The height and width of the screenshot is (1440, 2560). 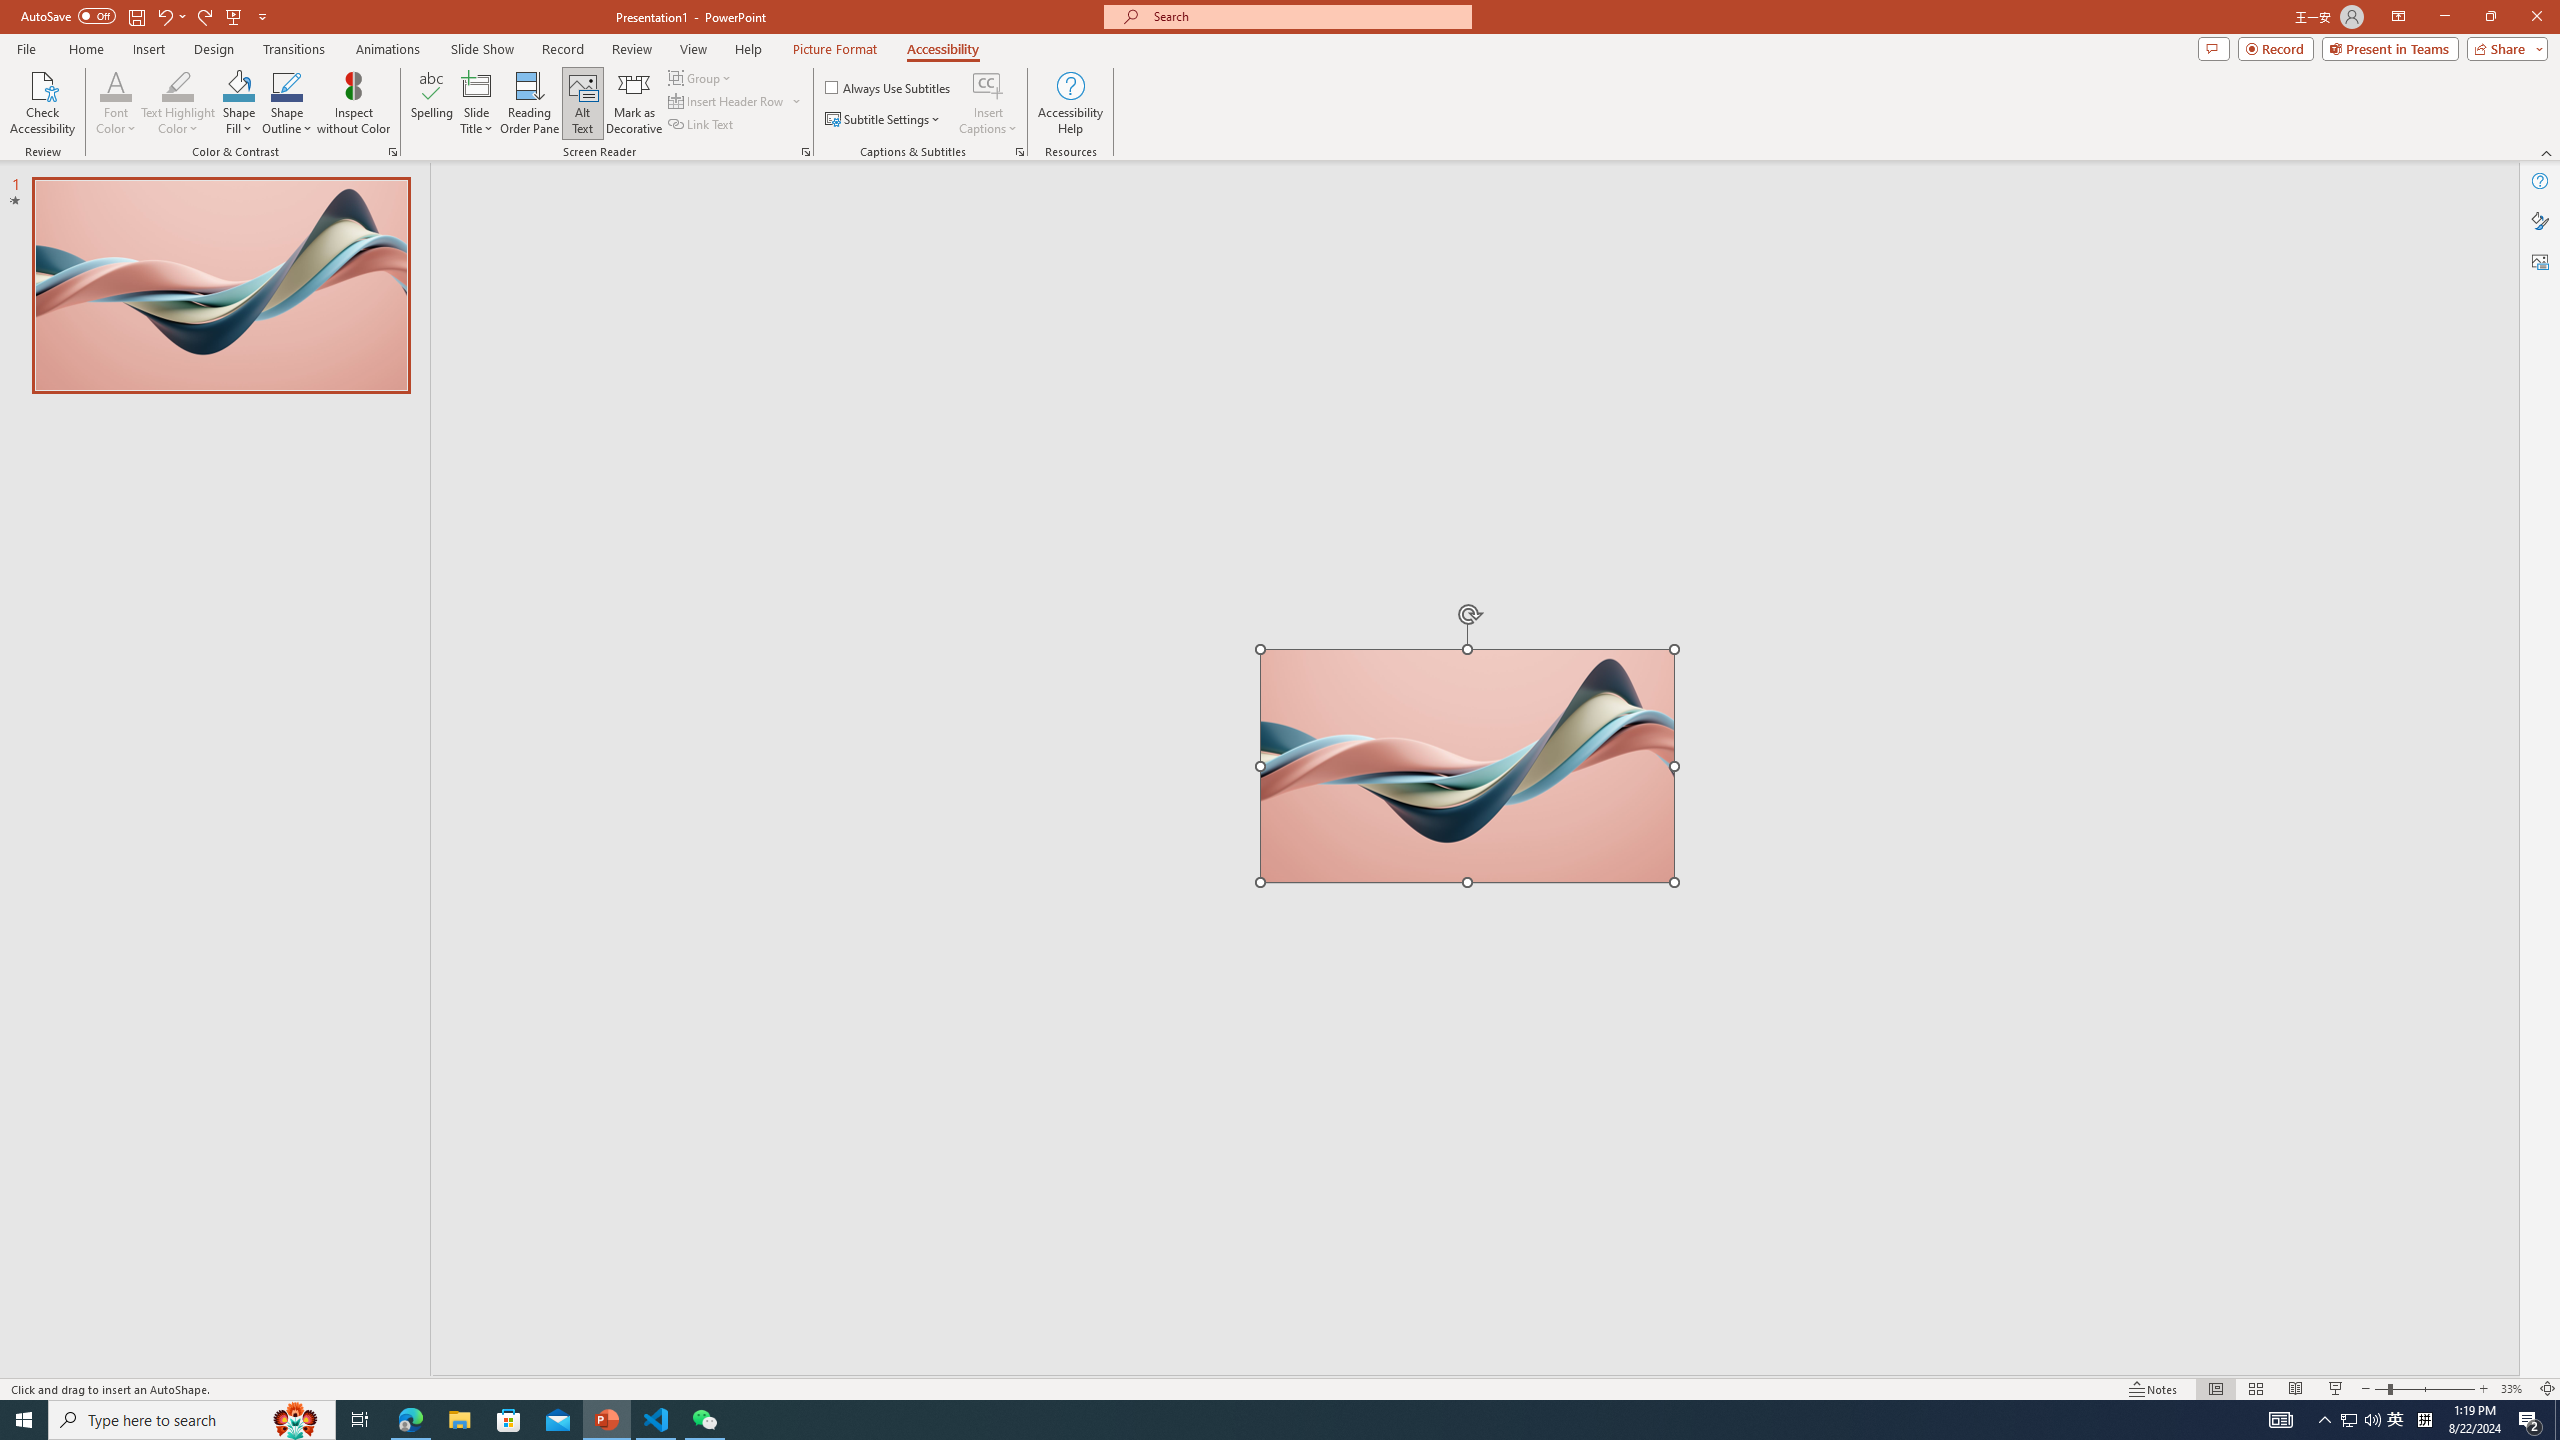 What do you see at coordinates (2539, 221) in the screenshot?
I see `'Format Picture'` at bounding box center [2539, 221].